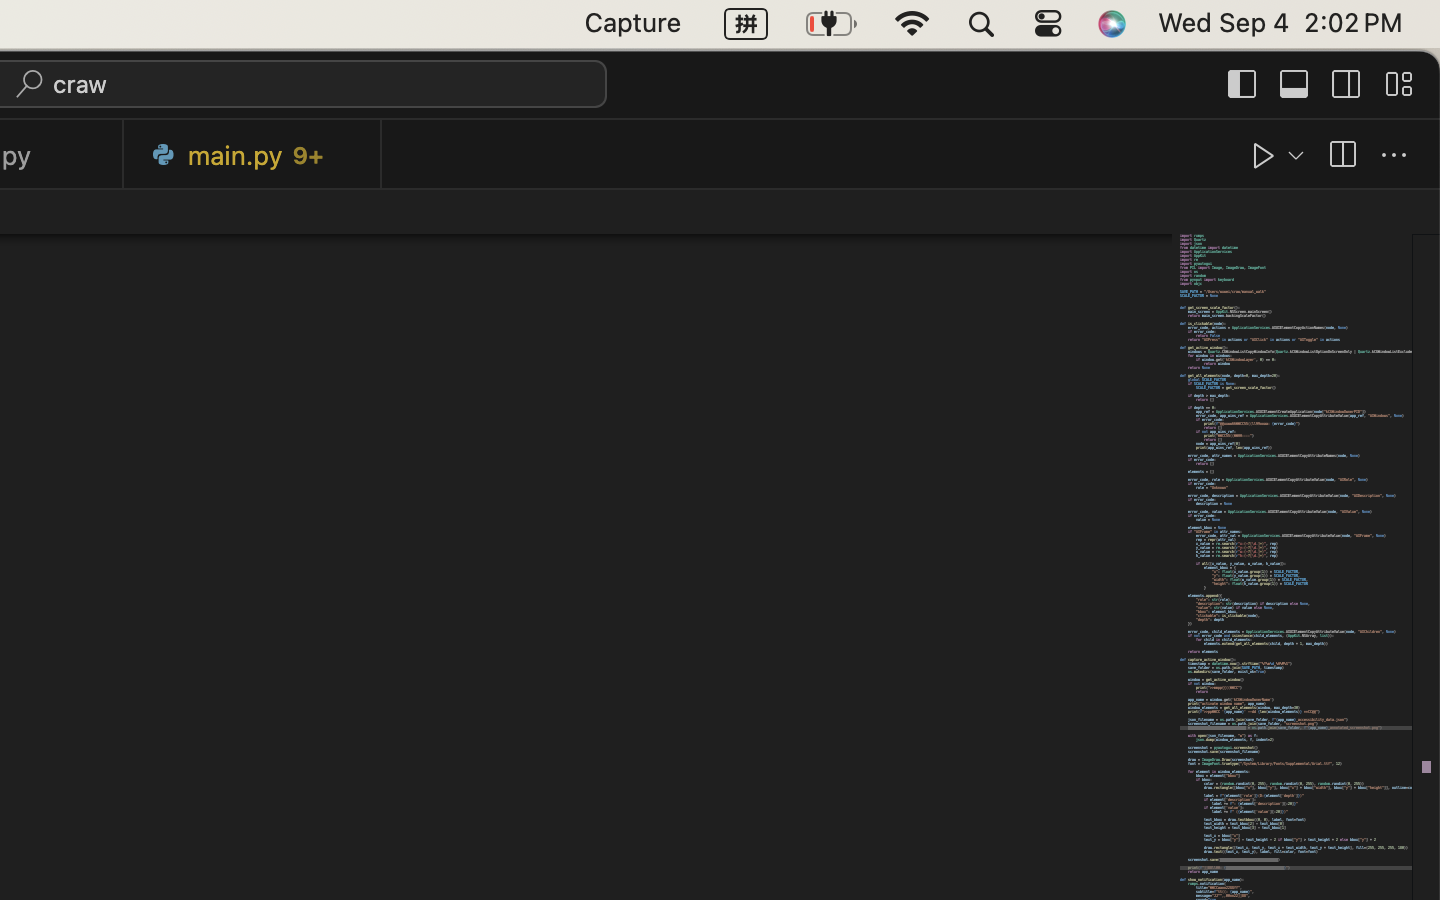 Image resolution: width=1440 pixels, height=900 pixels. I want to click on '', so click(1242, 82).